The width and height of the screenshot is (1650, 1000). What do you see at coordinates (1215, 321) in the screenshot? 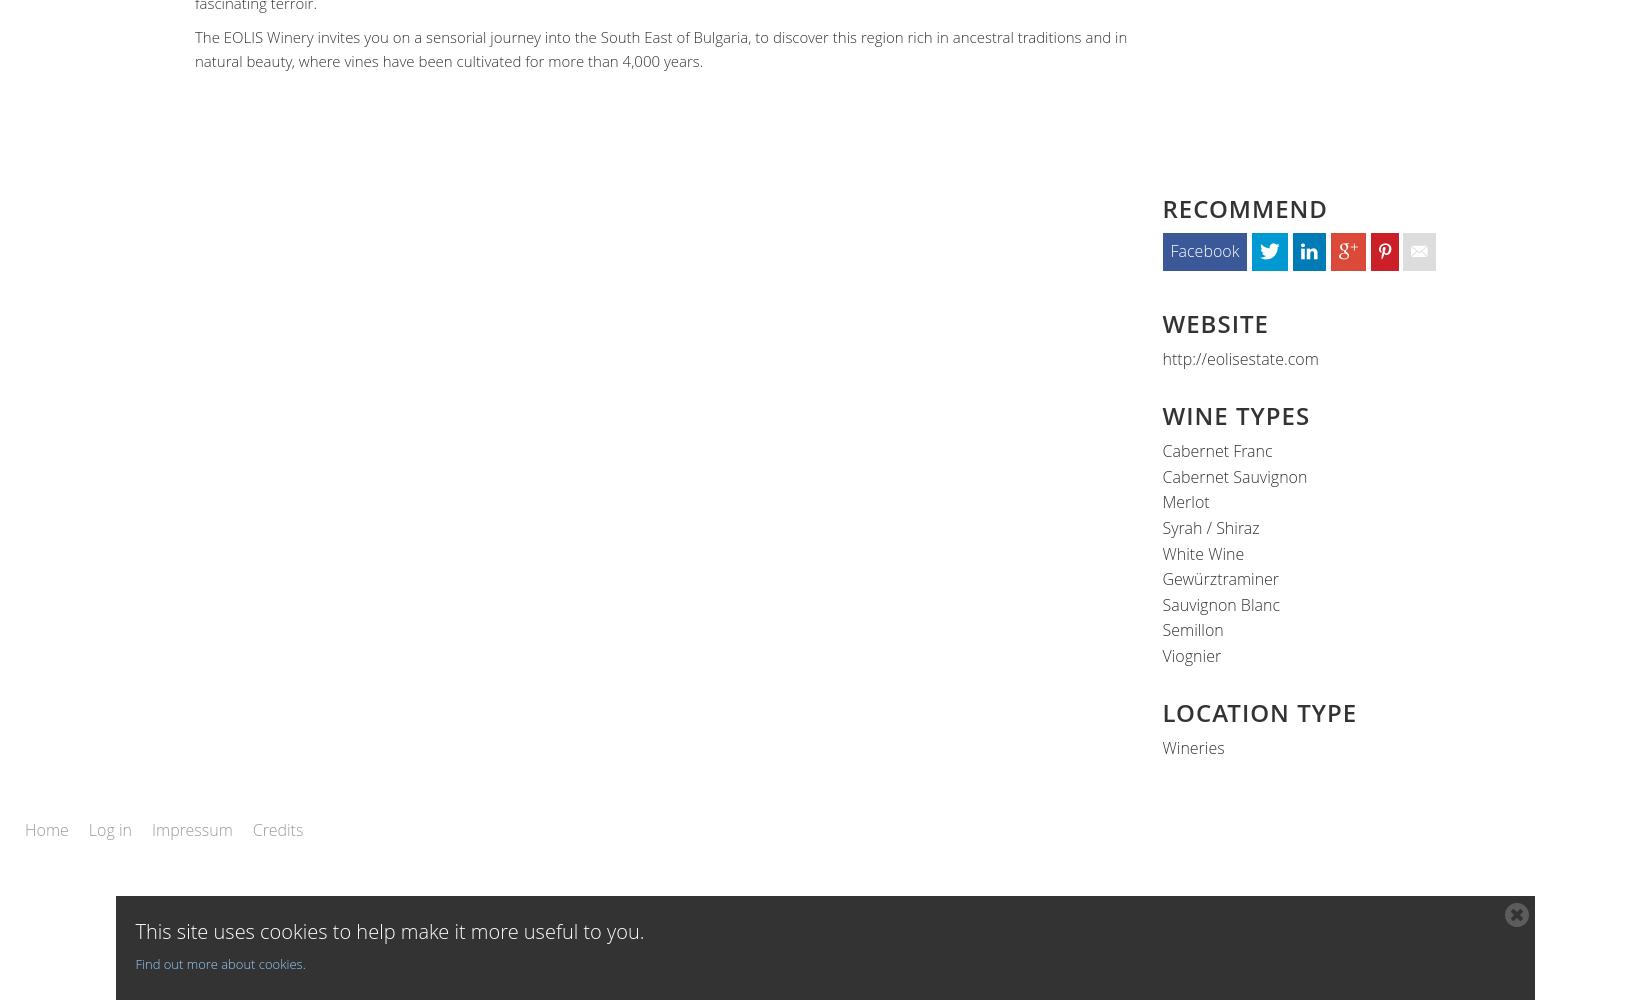
I see `'Website'` at bounding box center [1215, 321].